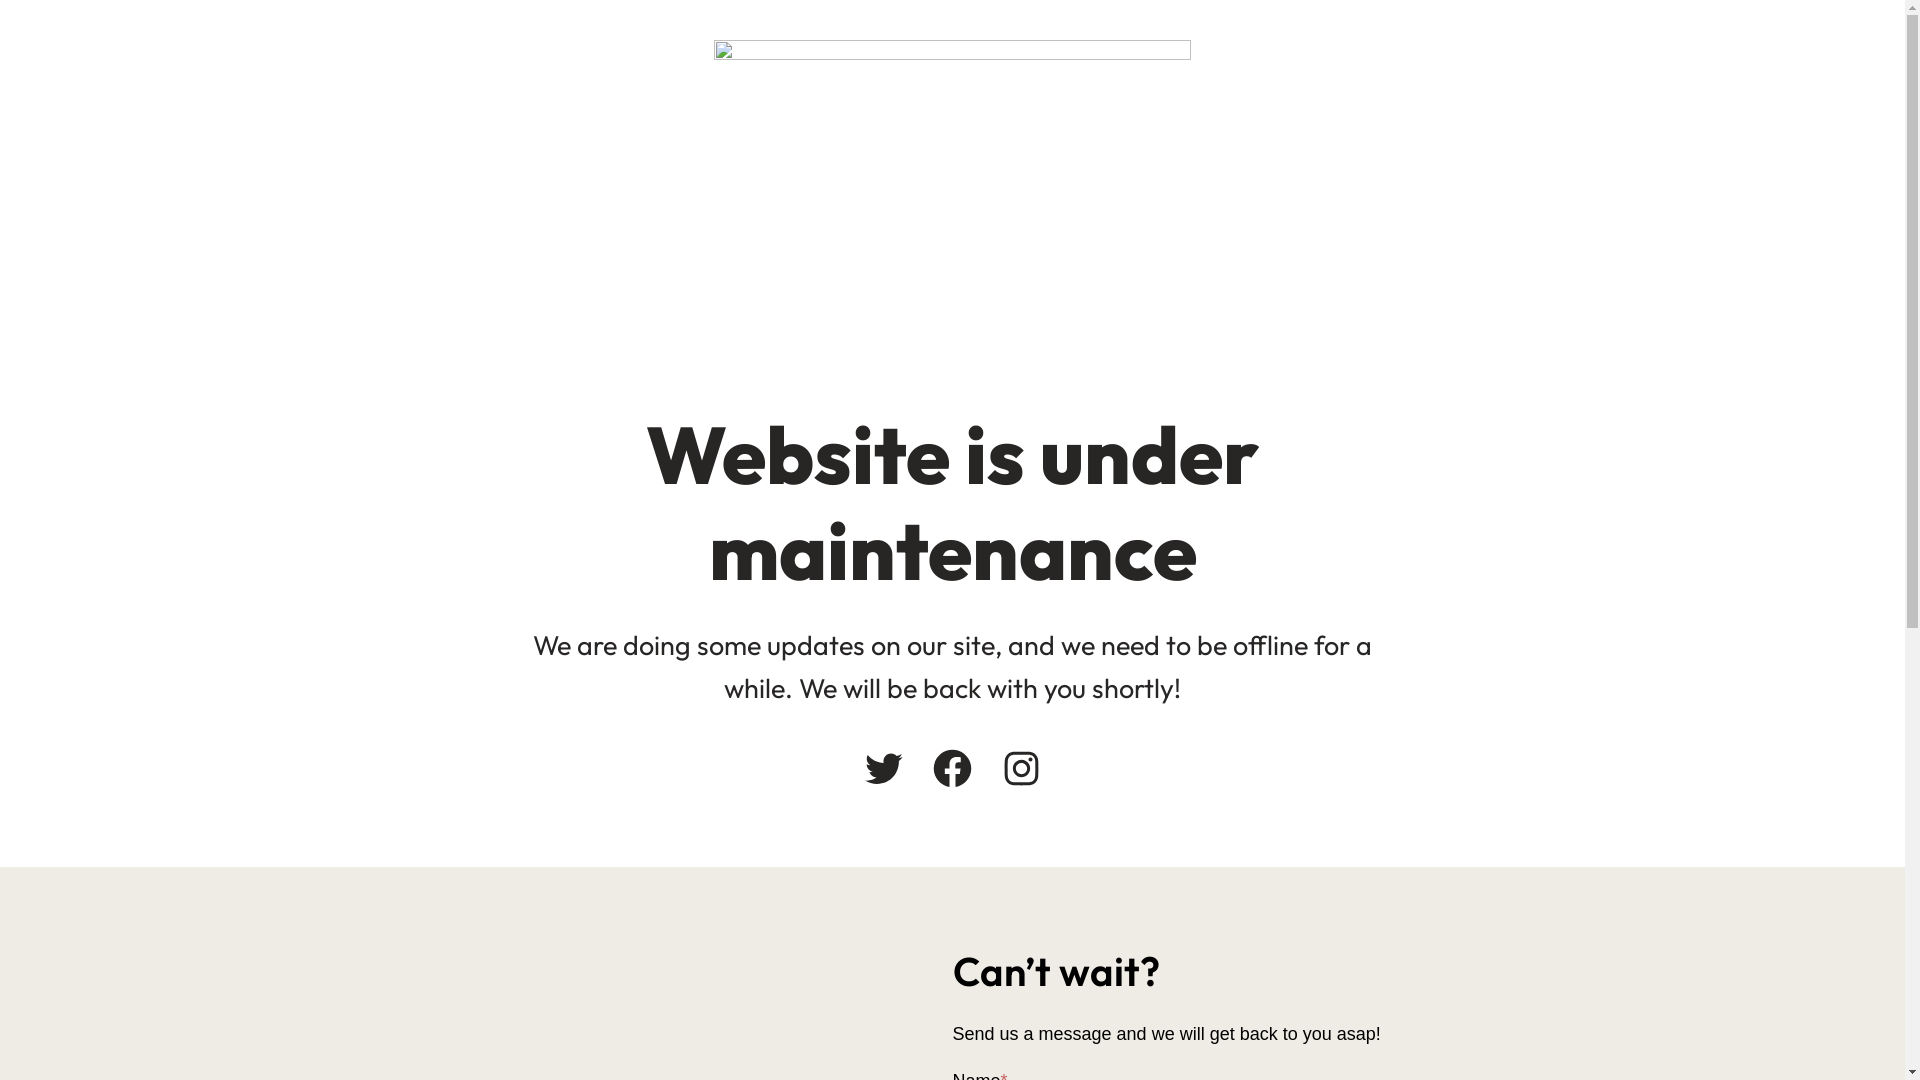 This screenshot has width=1920, height=1080. Describe the element at coordinates (1021, 767) in the screenshot. I see `'Instagram'` at that location.